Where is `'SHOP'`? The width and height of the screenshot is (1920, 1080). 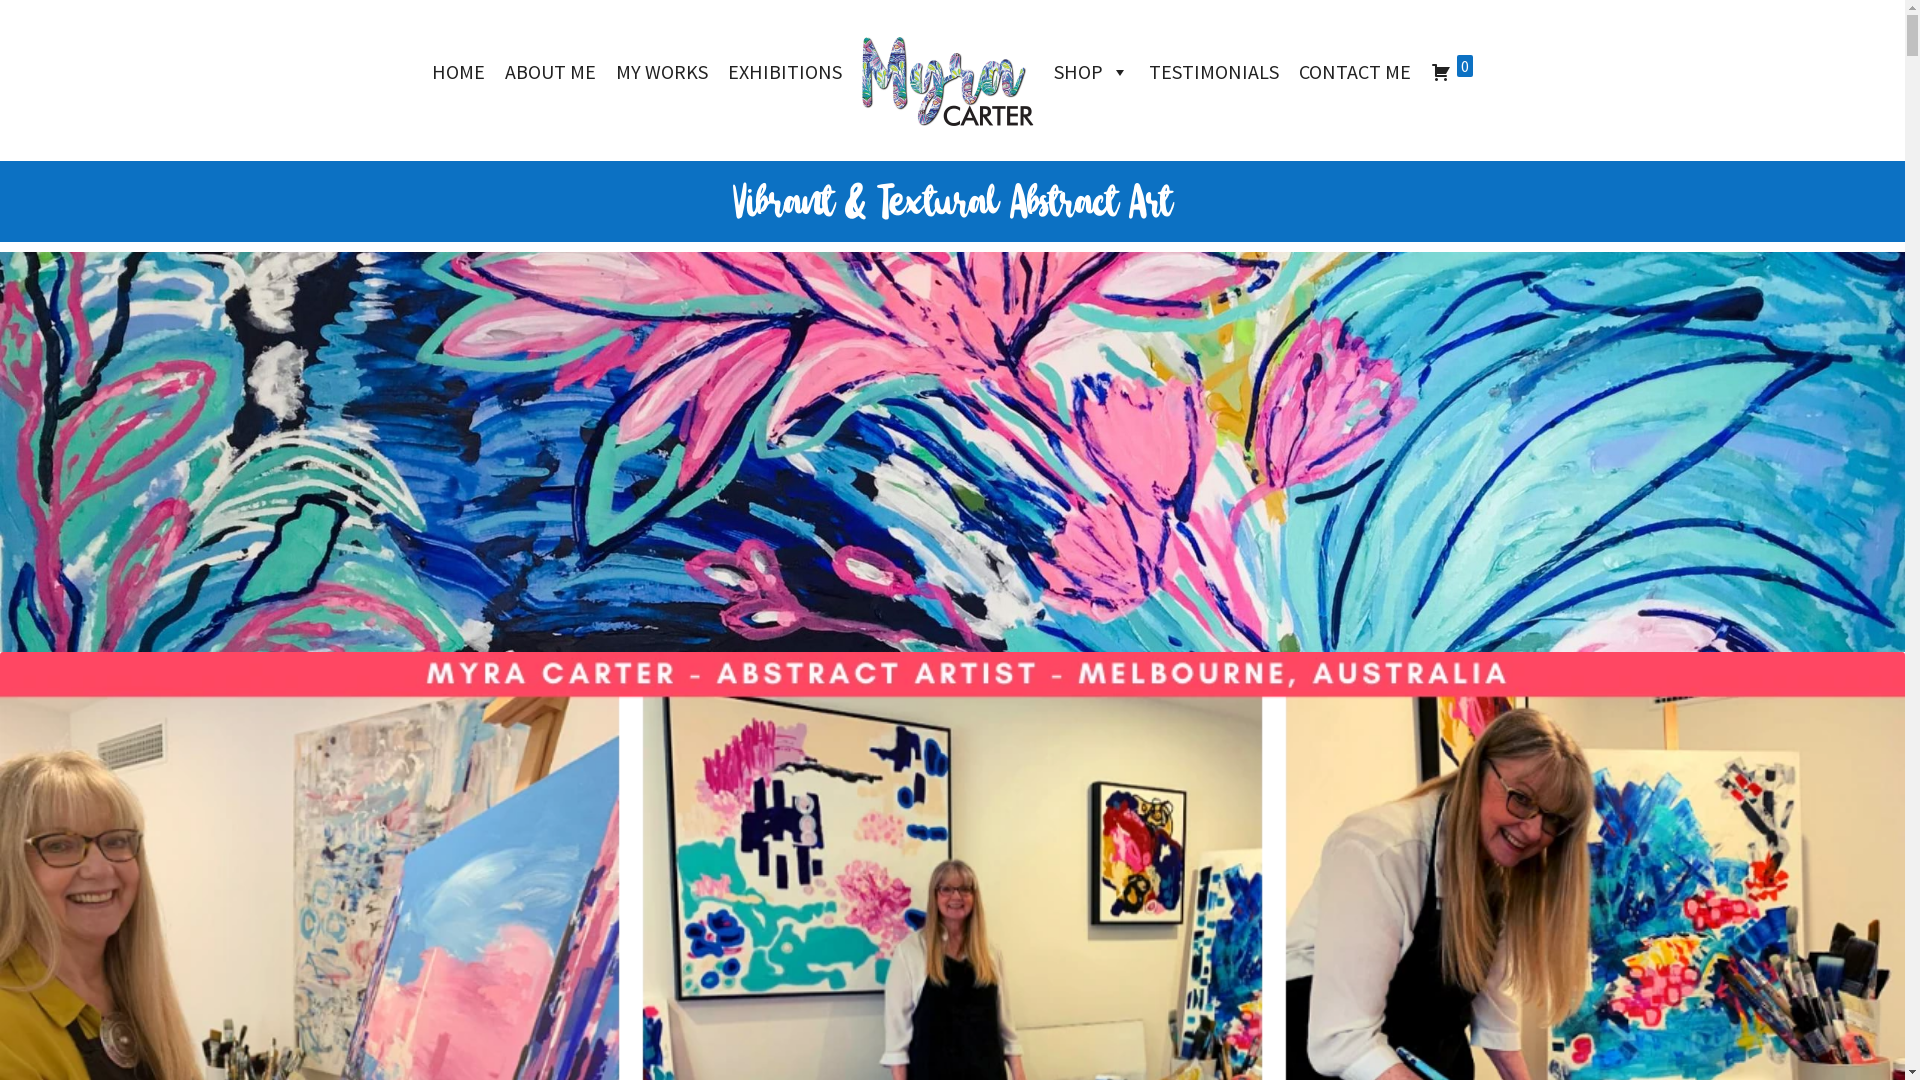 'SHOP' is located at coordinates (1090, 71).